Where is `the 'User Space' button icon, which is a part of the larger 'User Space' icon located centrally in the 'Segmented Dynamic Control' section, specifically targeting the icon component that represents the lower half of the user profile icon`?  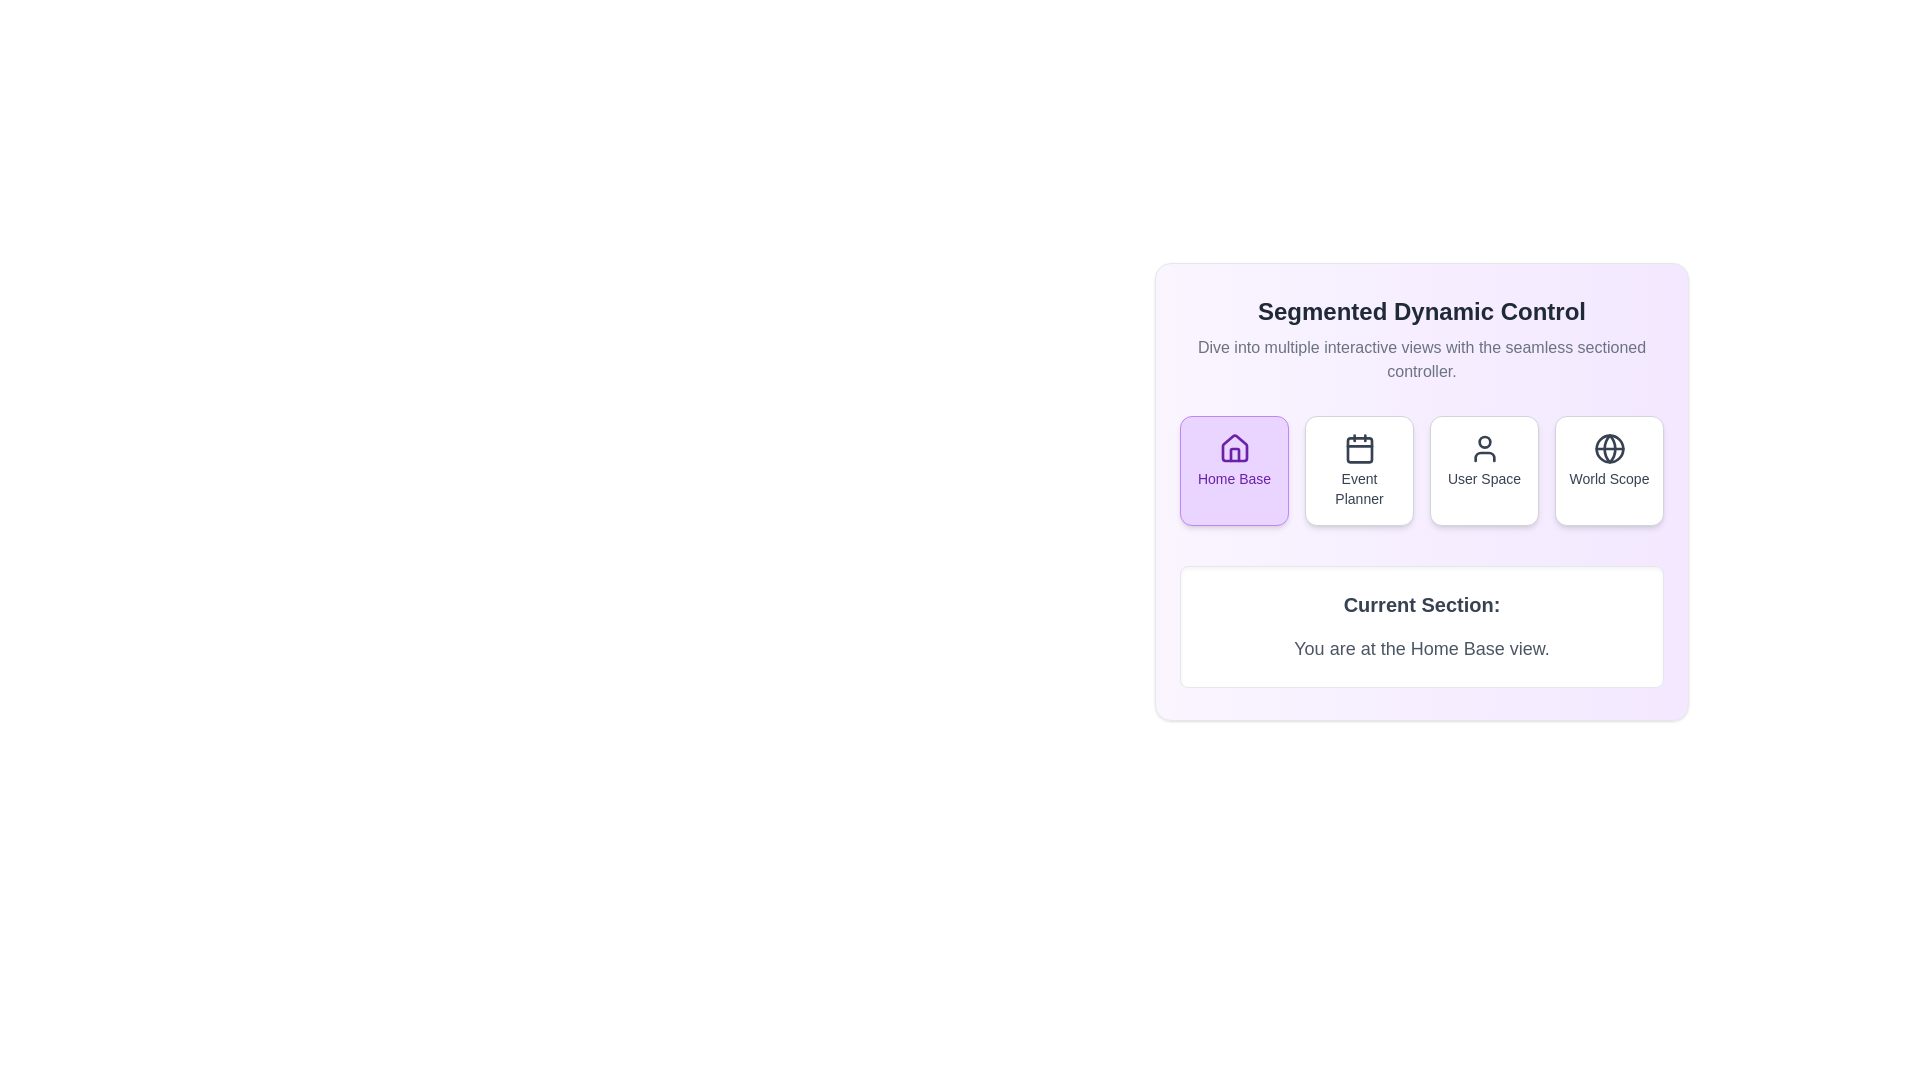 the 'User Space' button icon, which is a part of the larger 'User Space' icon located centrally in the 'Segmented Dynamic Control' section, specifically targeting the icon component that represents the lower half of the user profile icon is located at coordinates (1484, 456).